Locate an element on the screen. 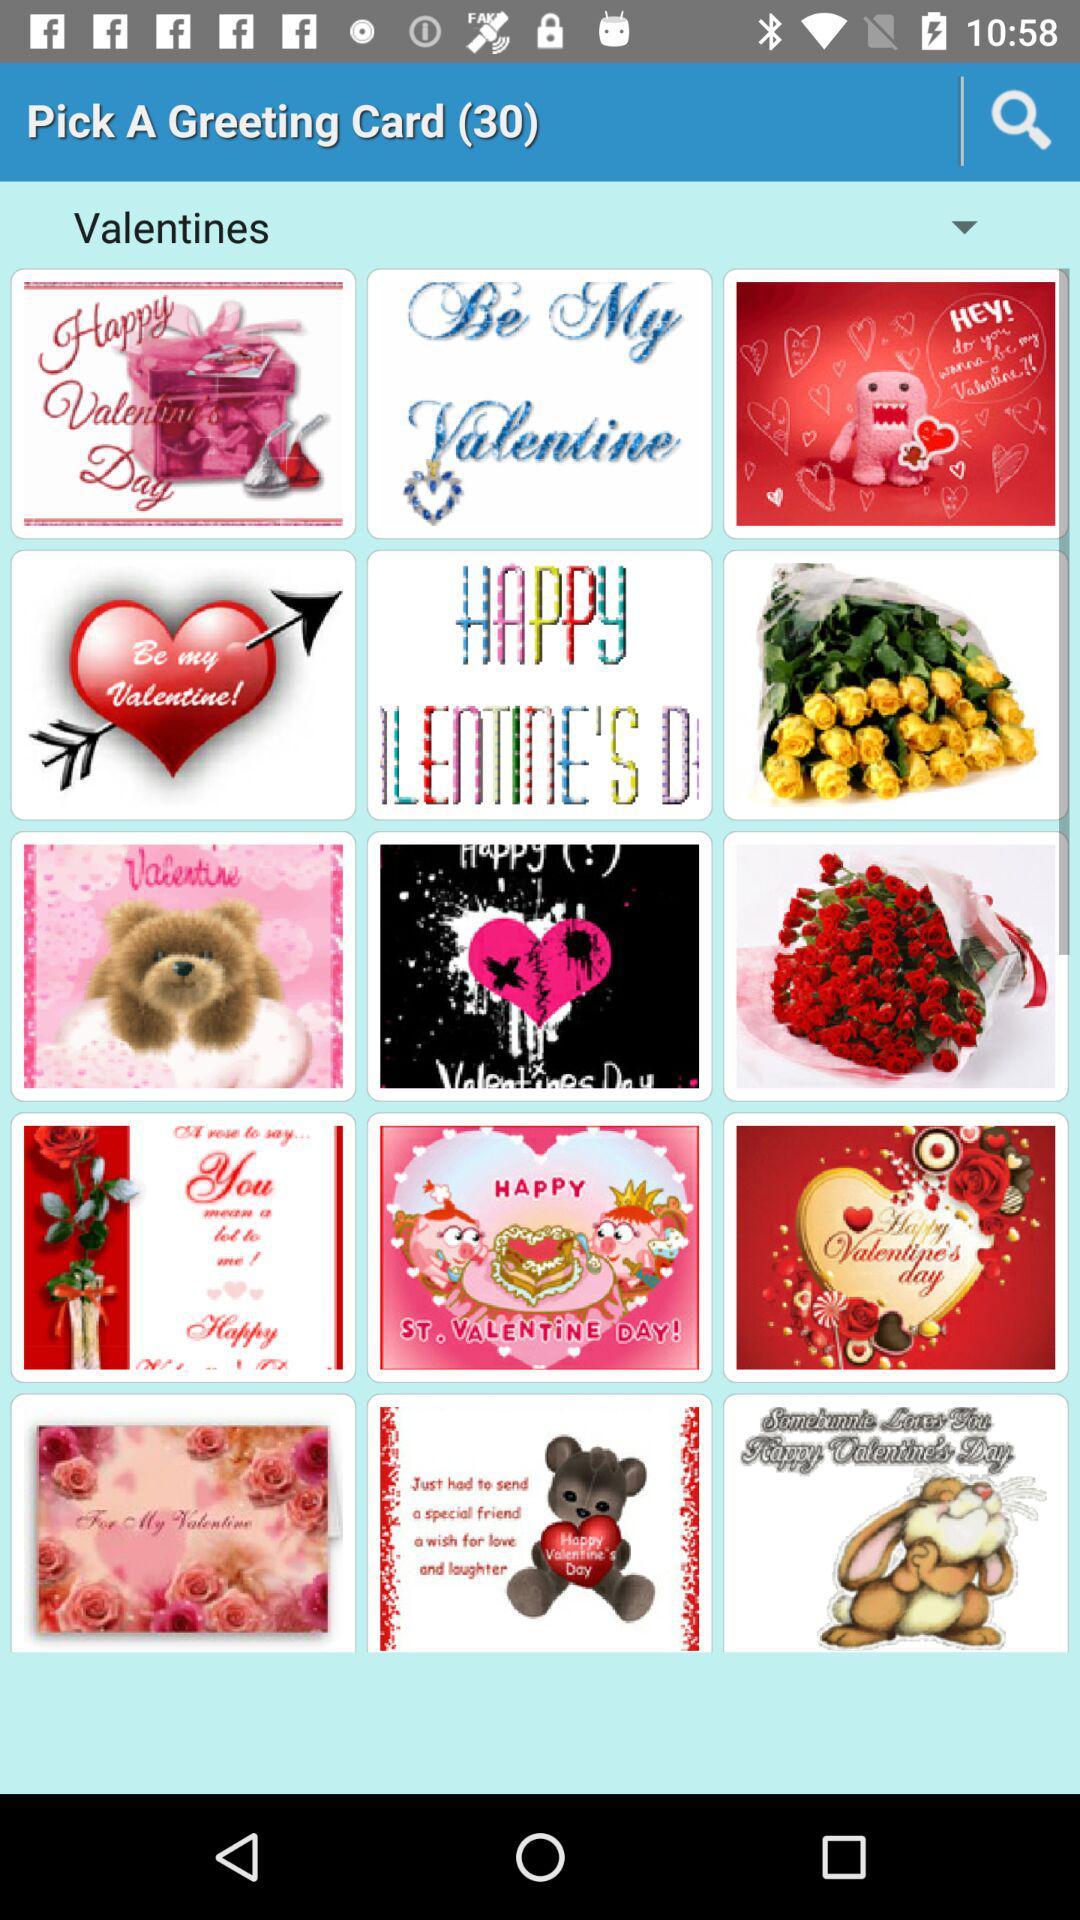  click the picture is located at coordinates (183, 402).